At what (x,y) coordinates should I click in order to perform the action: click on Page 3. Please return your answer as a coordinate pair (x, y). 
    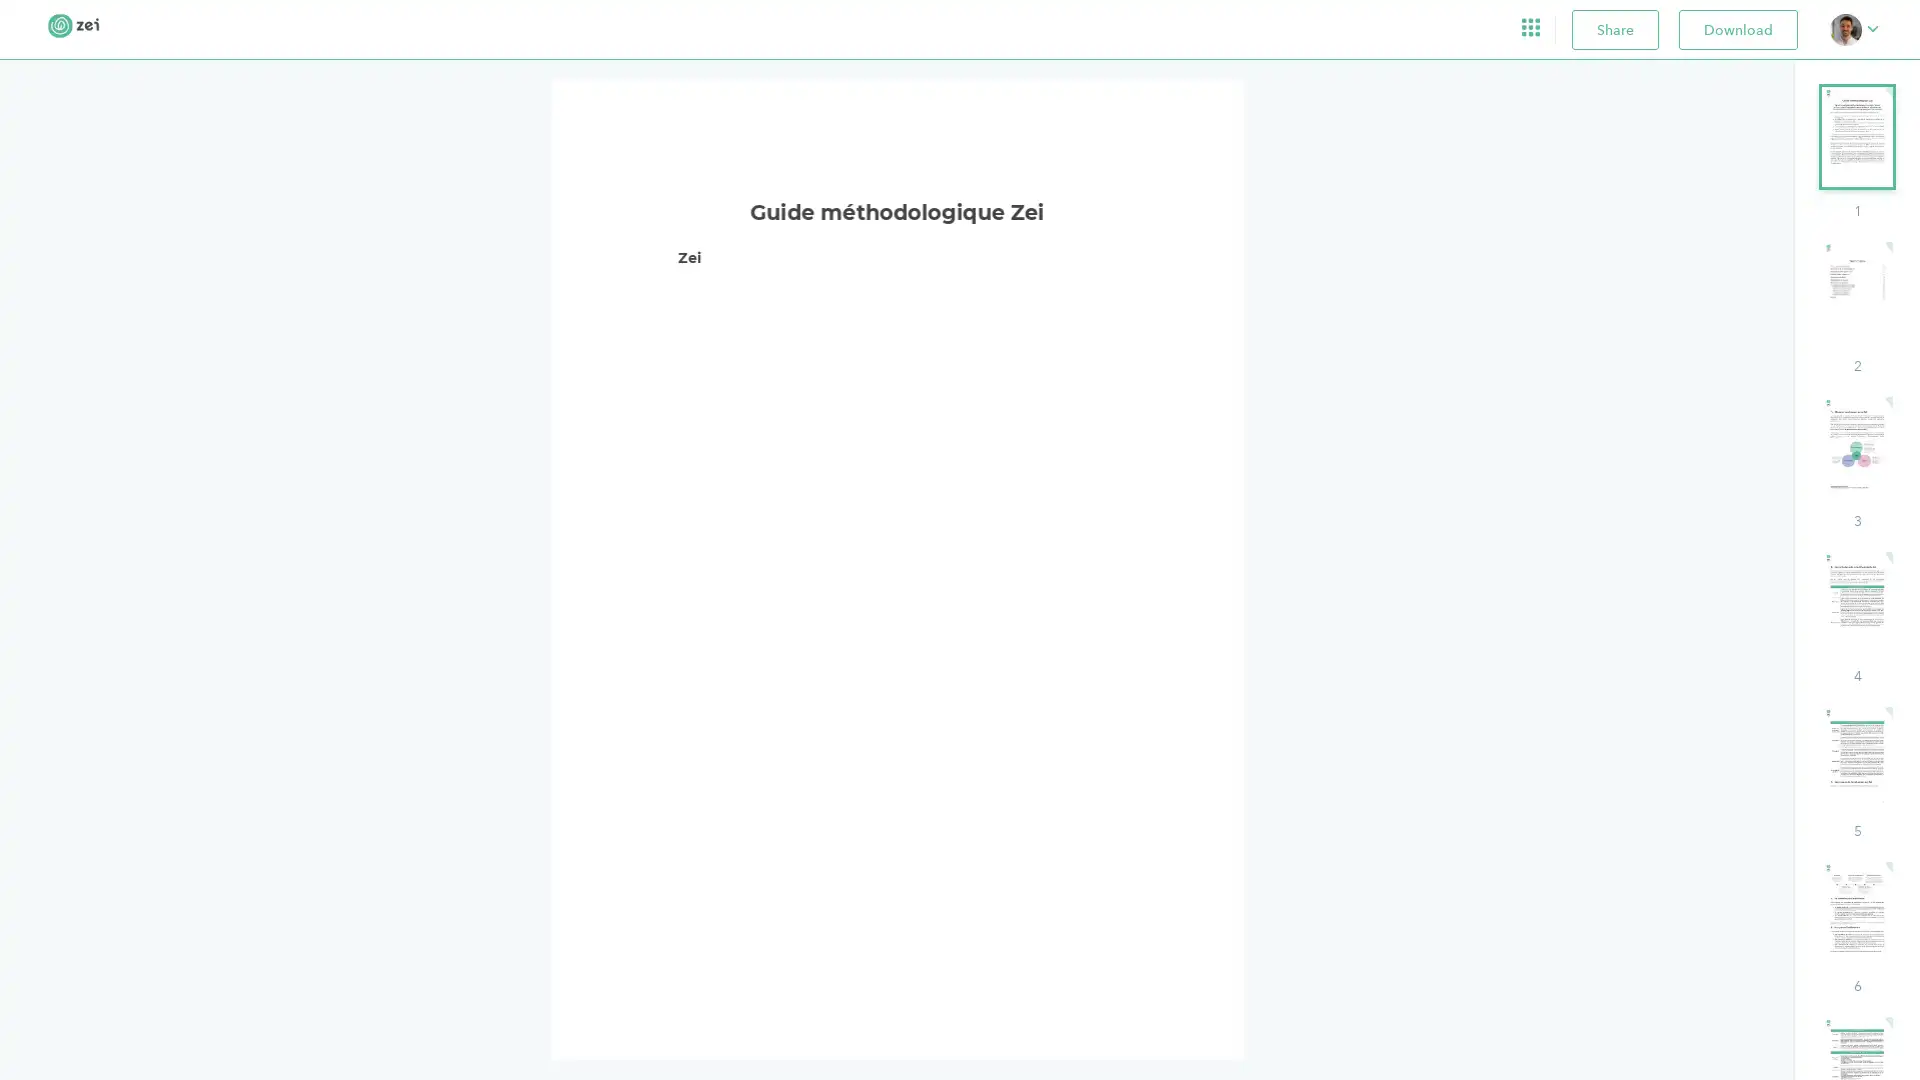
    Looking at the image, I should click on (1856, 463).